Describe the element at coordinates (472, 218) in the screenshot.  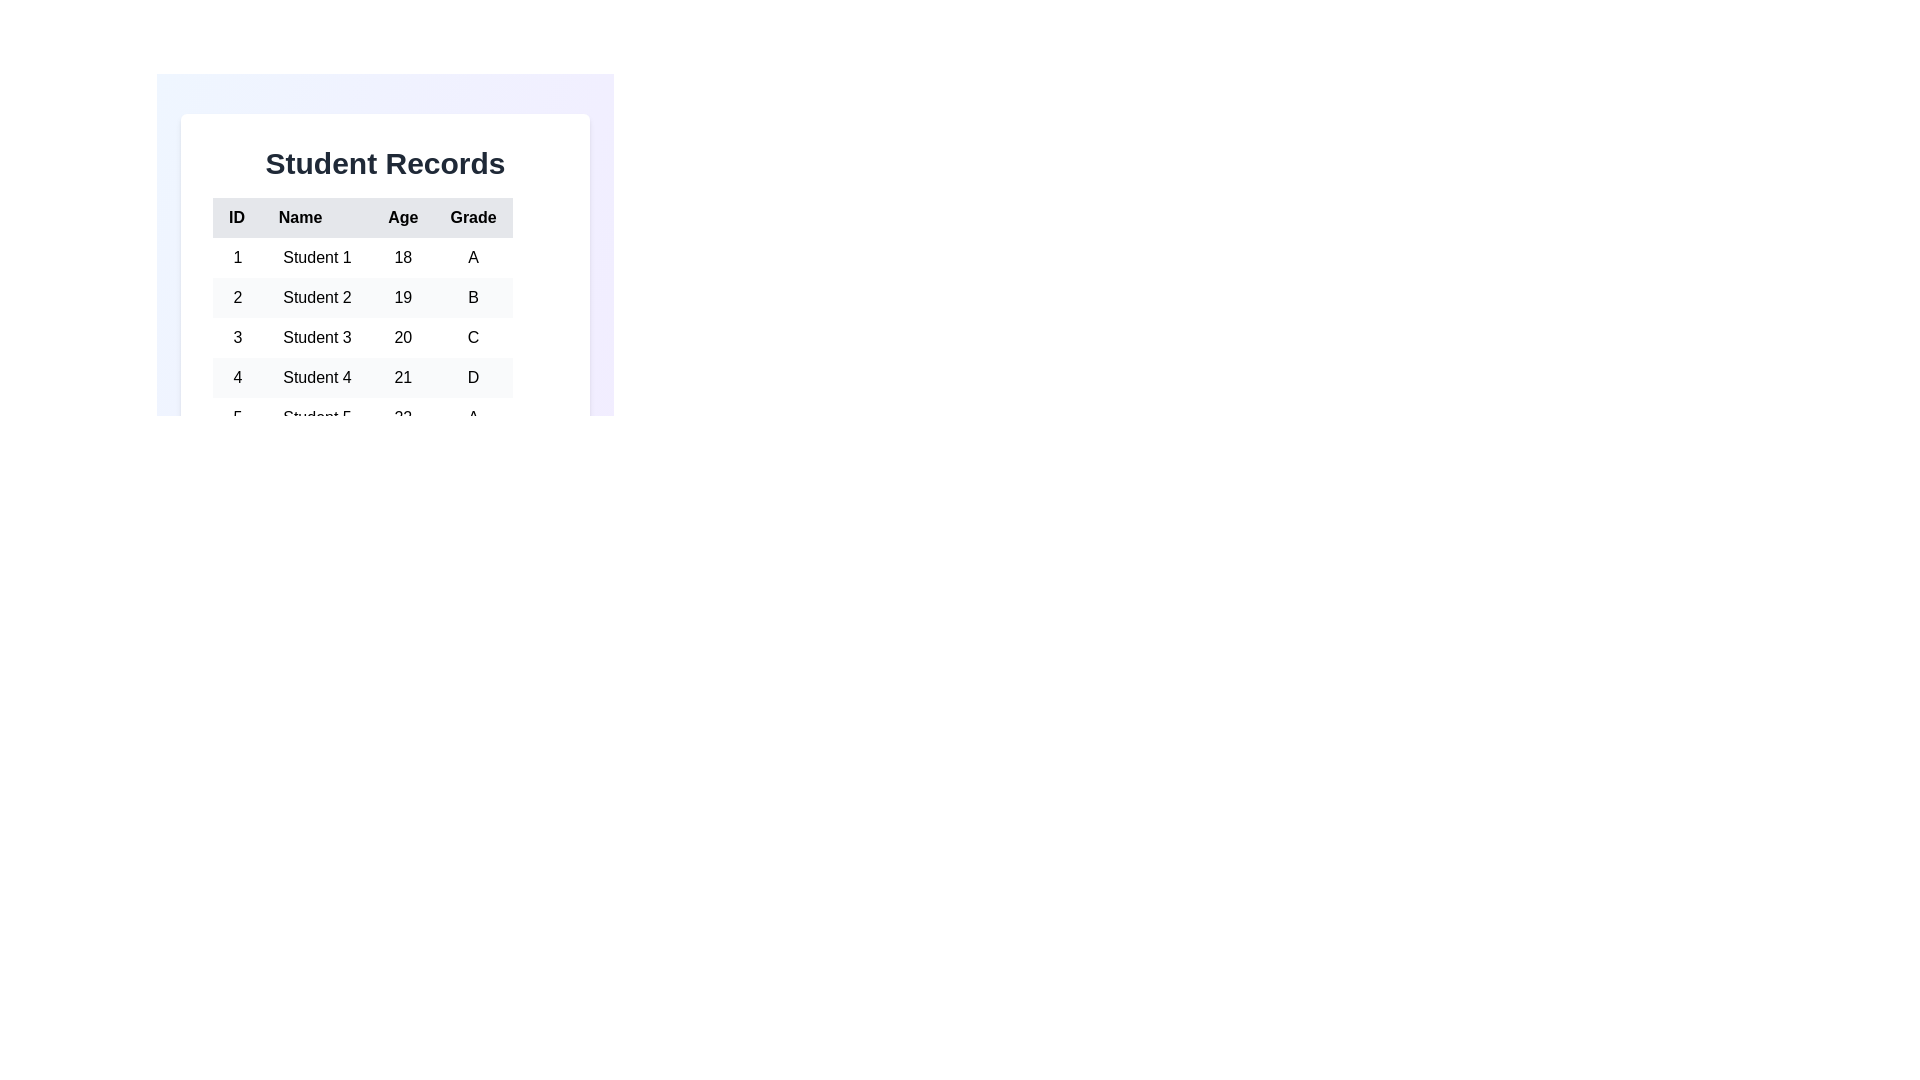
I see `the column header Grade to sort the table by that column` at that location.